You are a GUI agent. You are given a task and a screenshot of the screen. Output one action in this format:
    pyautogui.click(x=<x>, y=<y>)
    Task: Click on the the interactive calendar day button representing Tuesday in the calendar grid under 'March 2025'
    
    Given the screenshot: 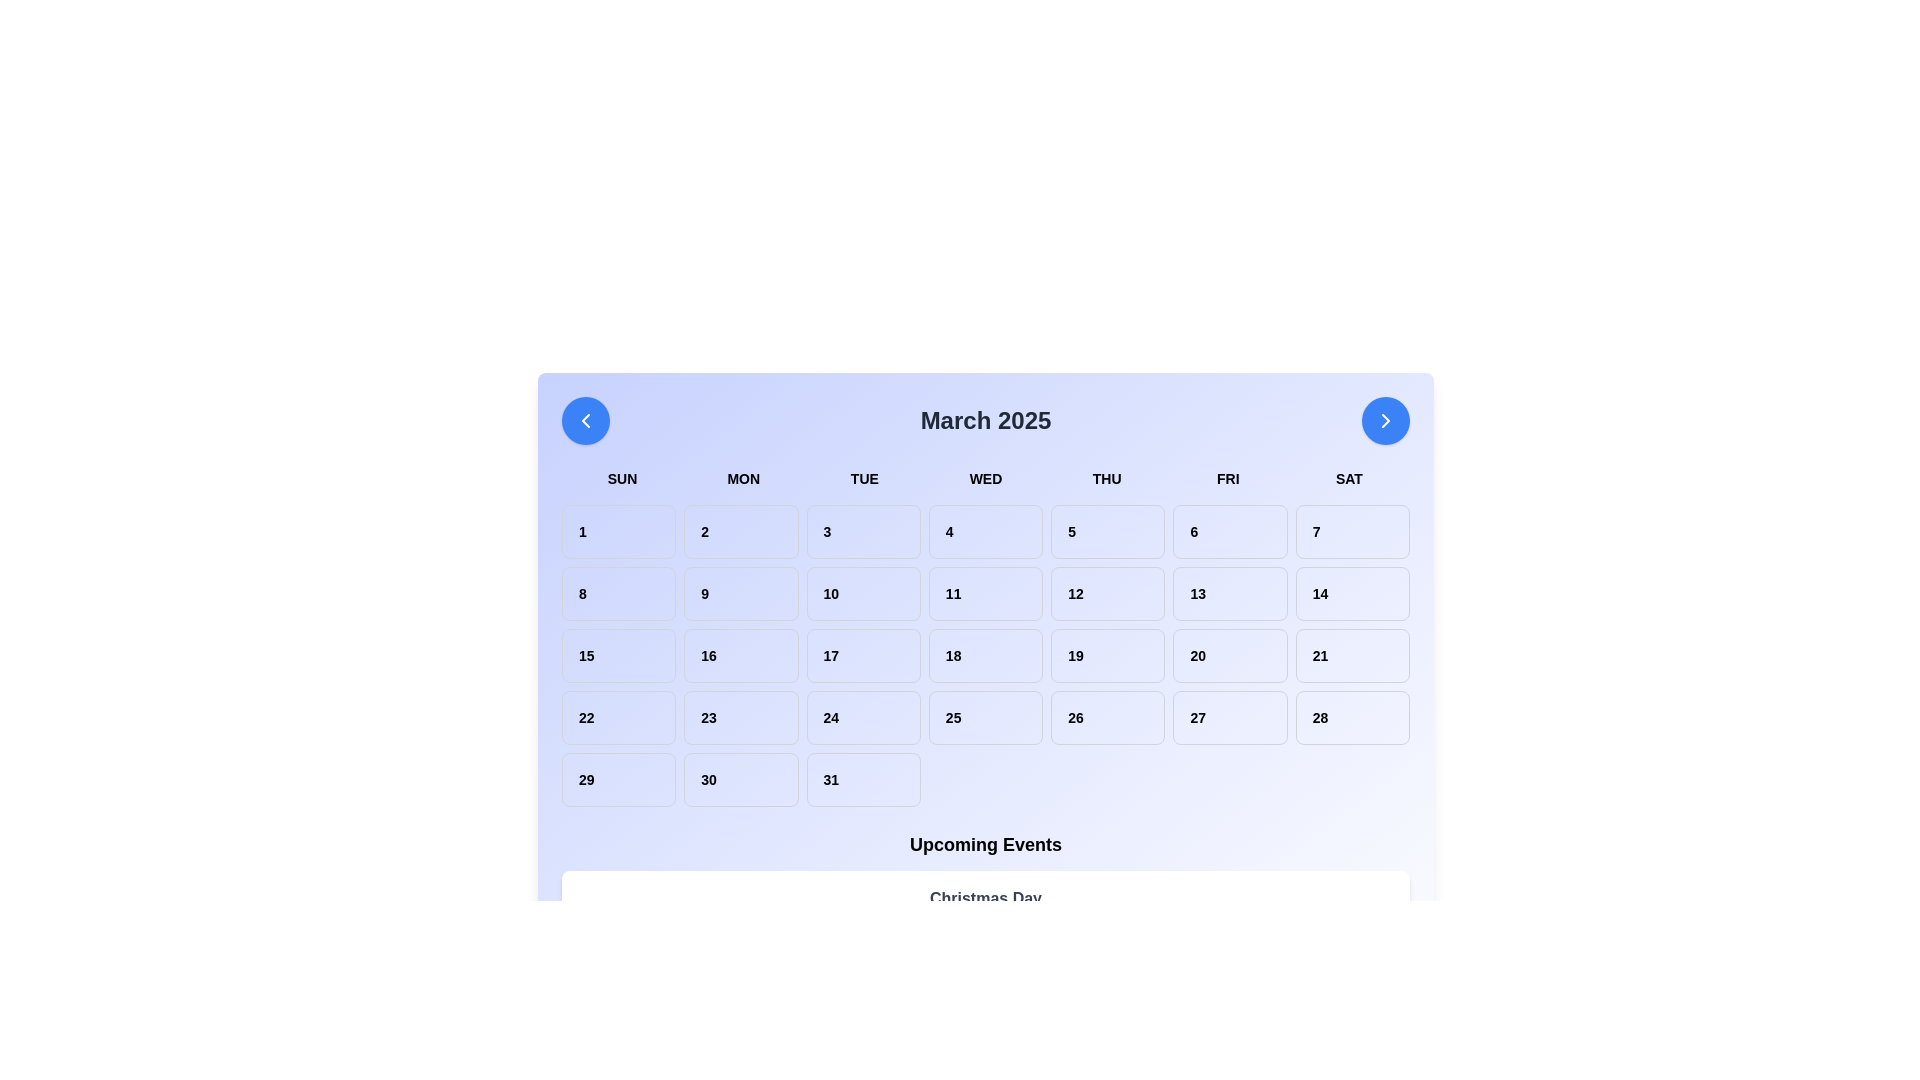 What is the action you would take?
    pyautogui.click(x=863, y=716)
    